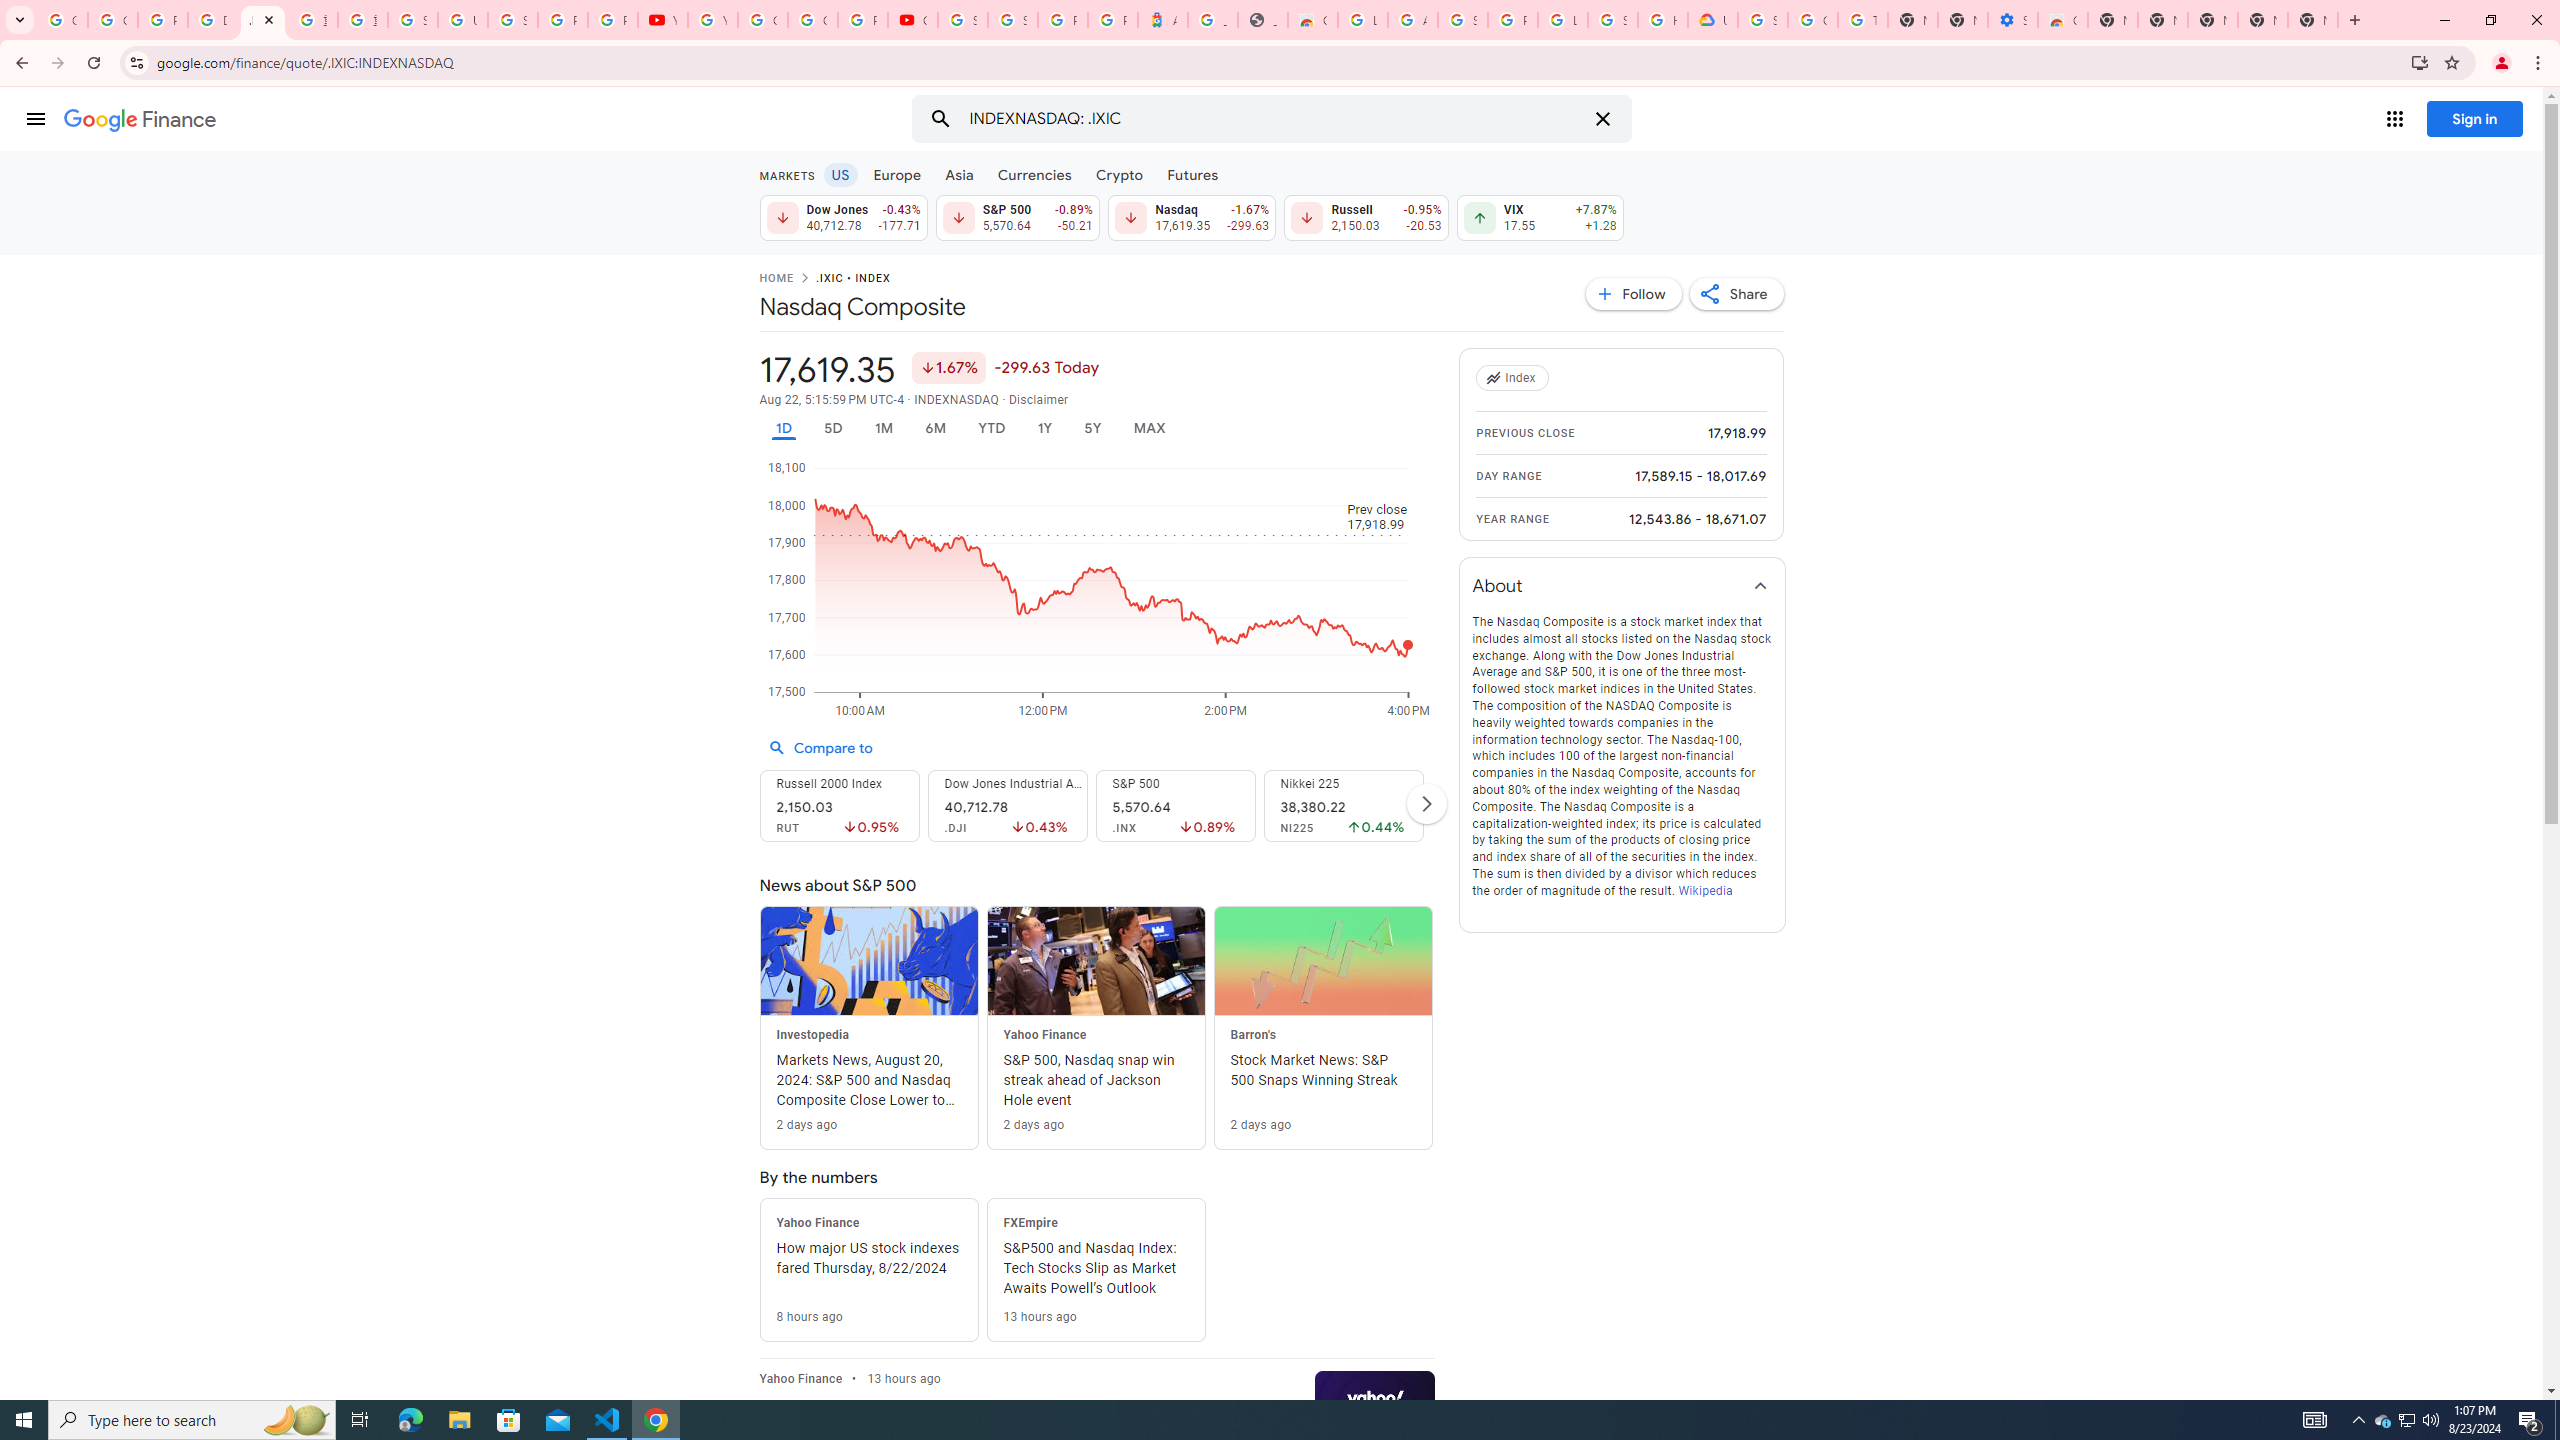 The width and height of the screenshot is (2560, 1440). I want to click on 'About', so click(1622, 585).